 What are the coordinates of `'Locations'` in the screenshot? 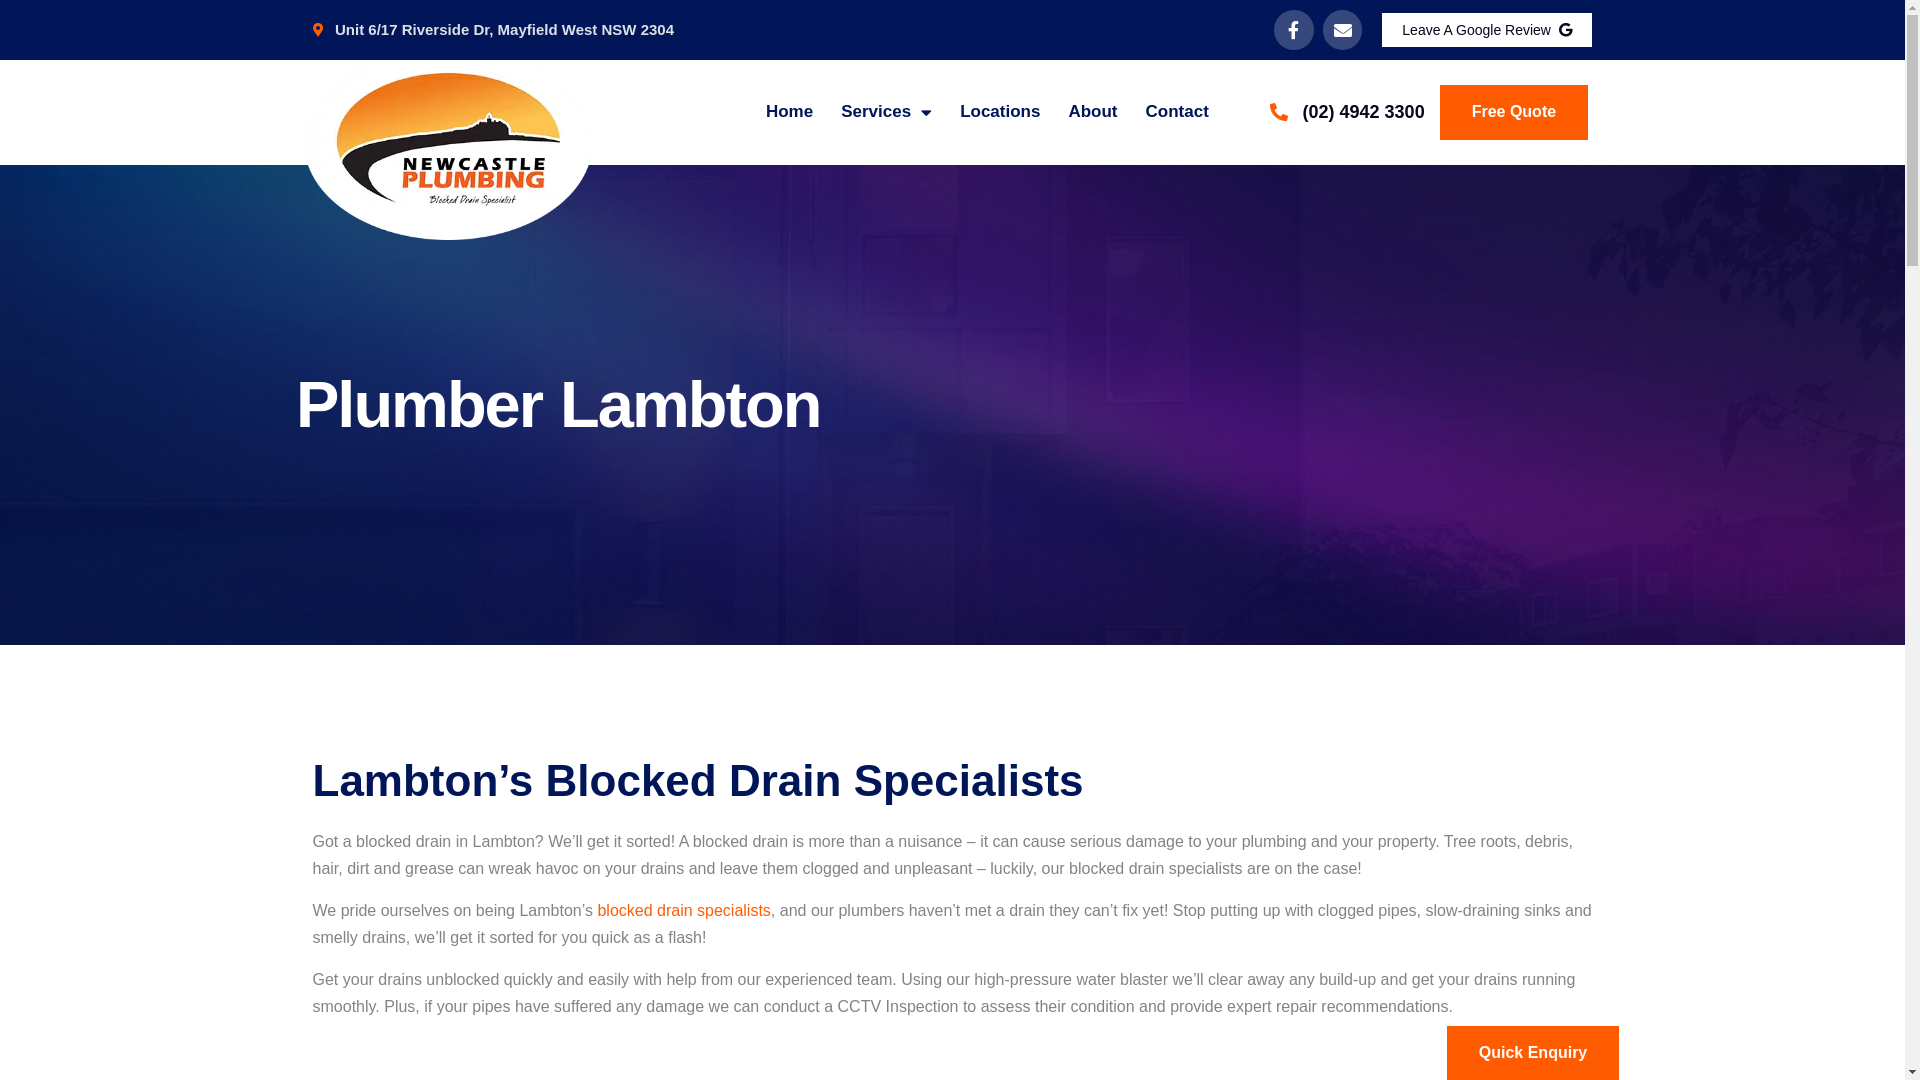 It's located at (999, 111).